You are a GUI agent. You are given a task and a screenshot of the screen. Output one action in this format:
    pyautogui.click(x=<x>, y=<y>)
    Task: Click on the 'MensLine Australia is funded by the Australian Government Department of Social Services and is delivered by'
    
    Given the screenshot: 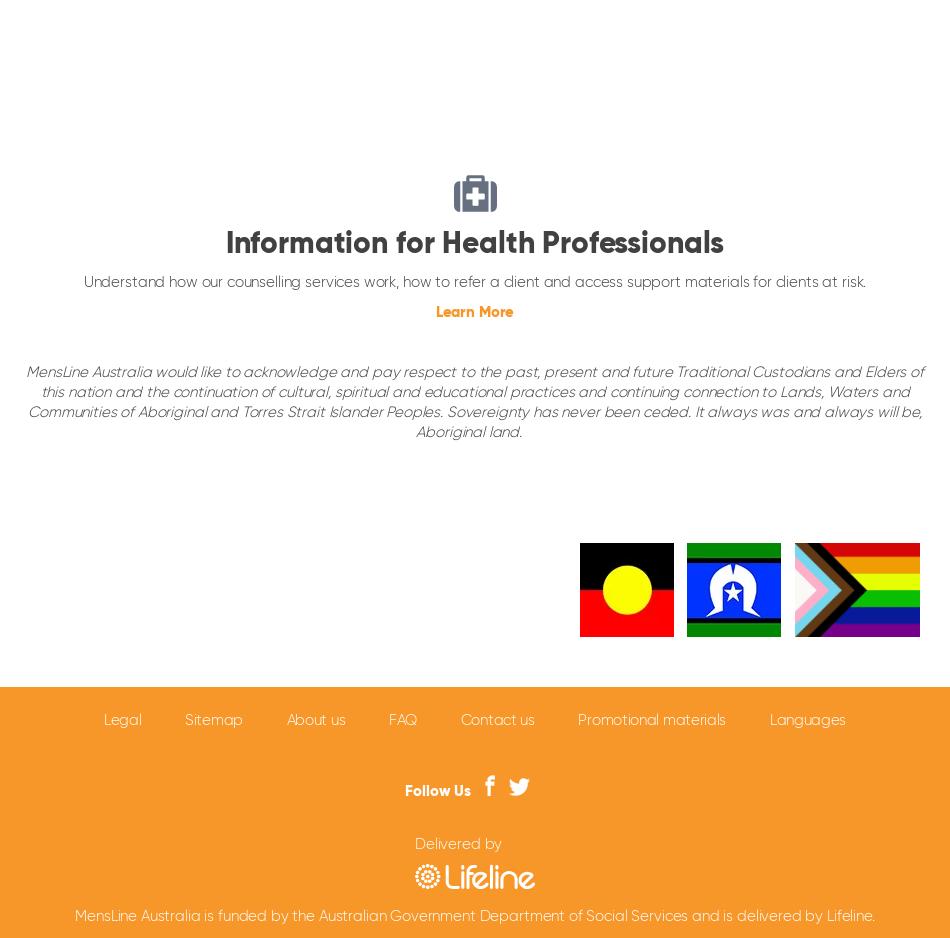 What is the action you would take?
    pyautogui.click(x=74, y=915)
    